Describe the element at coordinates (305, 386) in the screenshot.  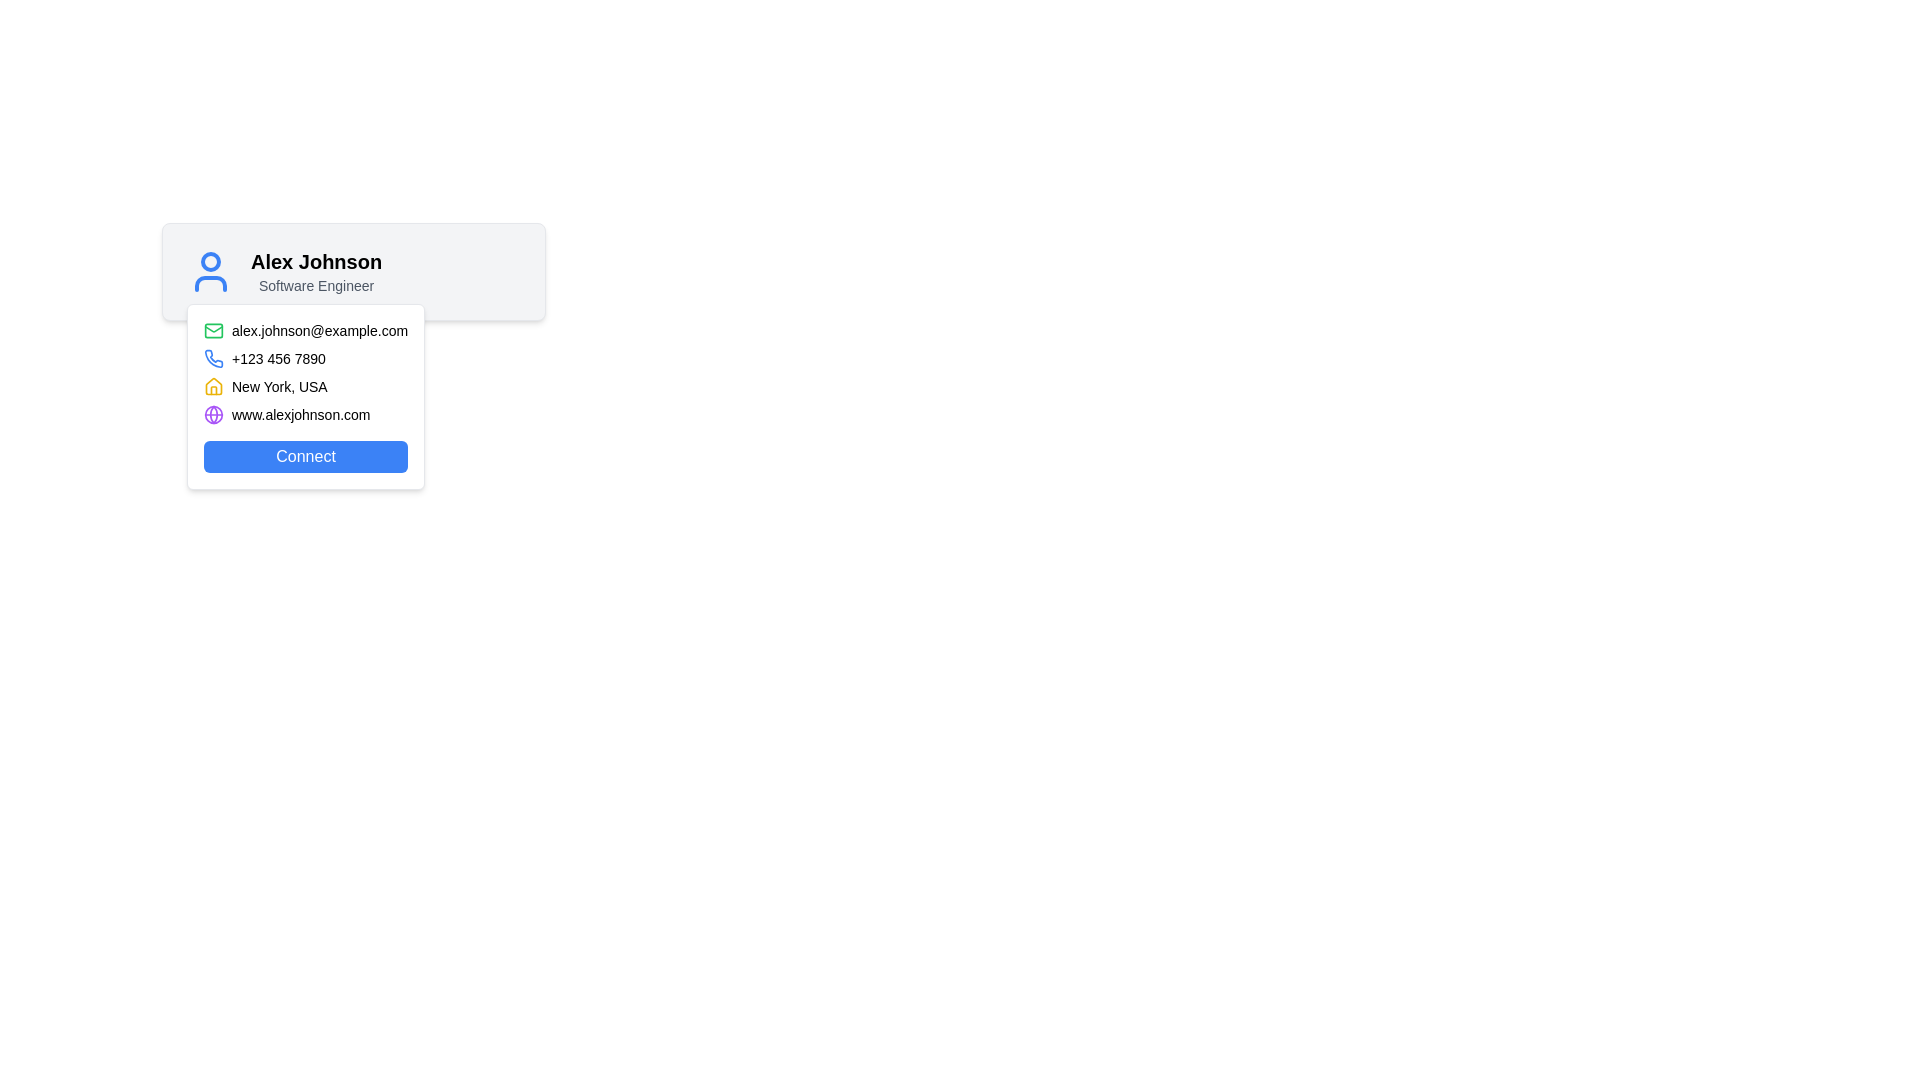
I see `displayed text 'New York, USA' from the label that includes a house icon on the left, located in the third row of the contact information section` at that location.